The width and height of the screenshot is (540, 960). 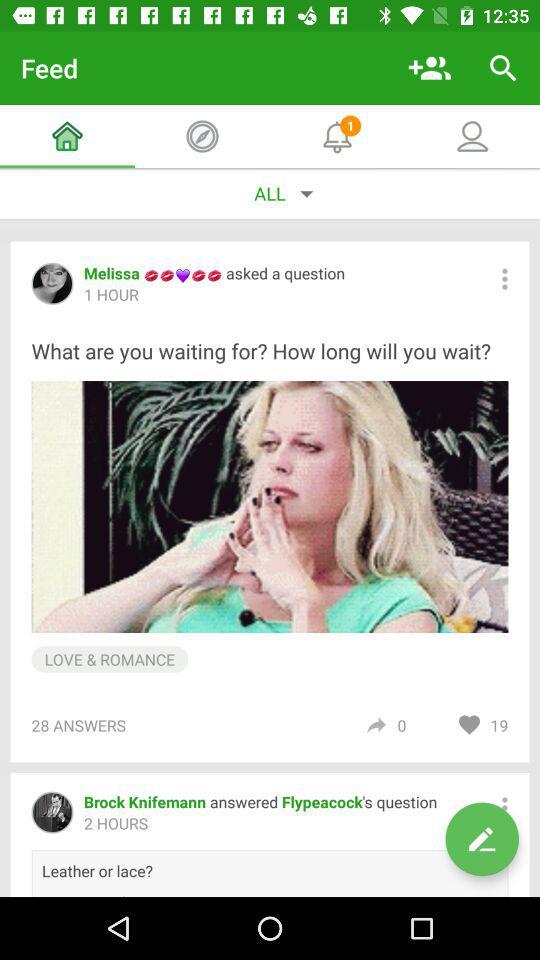 I want to click on new post, so click(x=481, y=839).